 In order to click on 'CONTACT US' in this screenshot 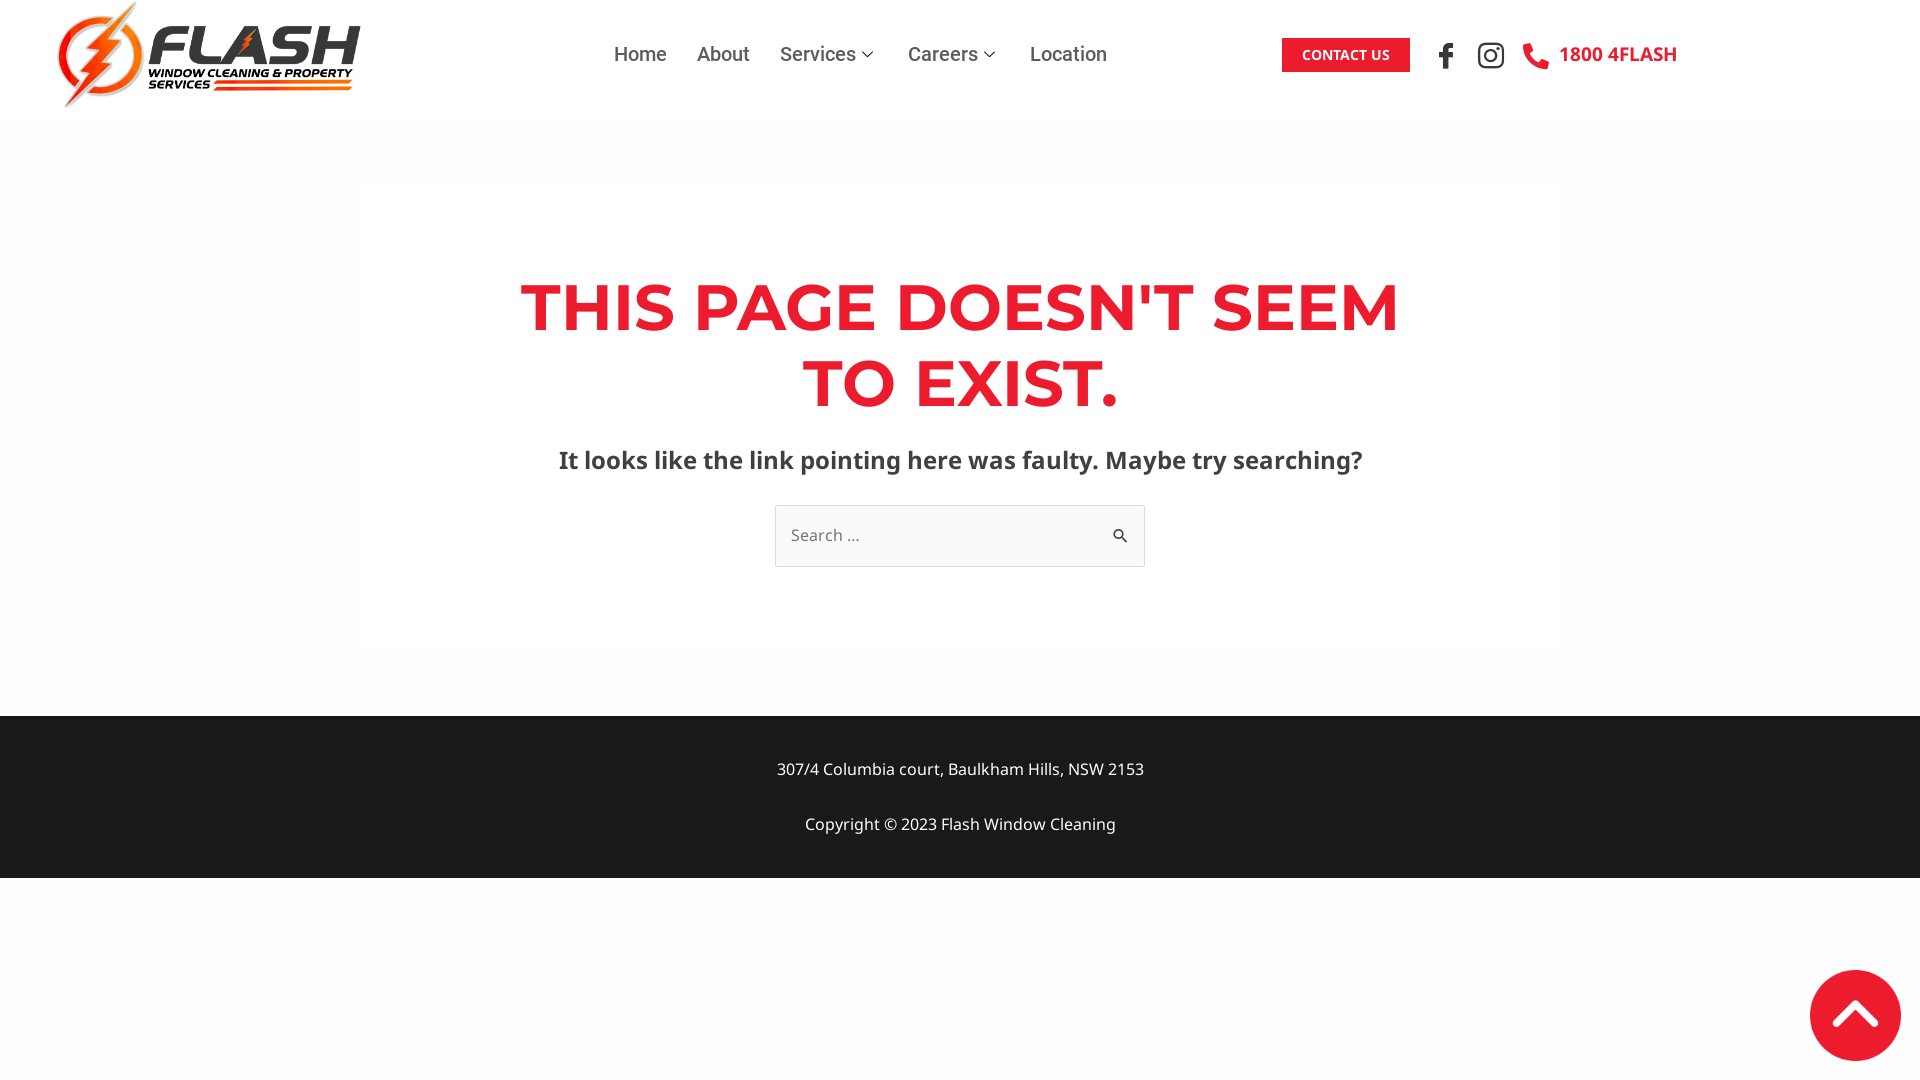, I will do `click(1281, 53)`.